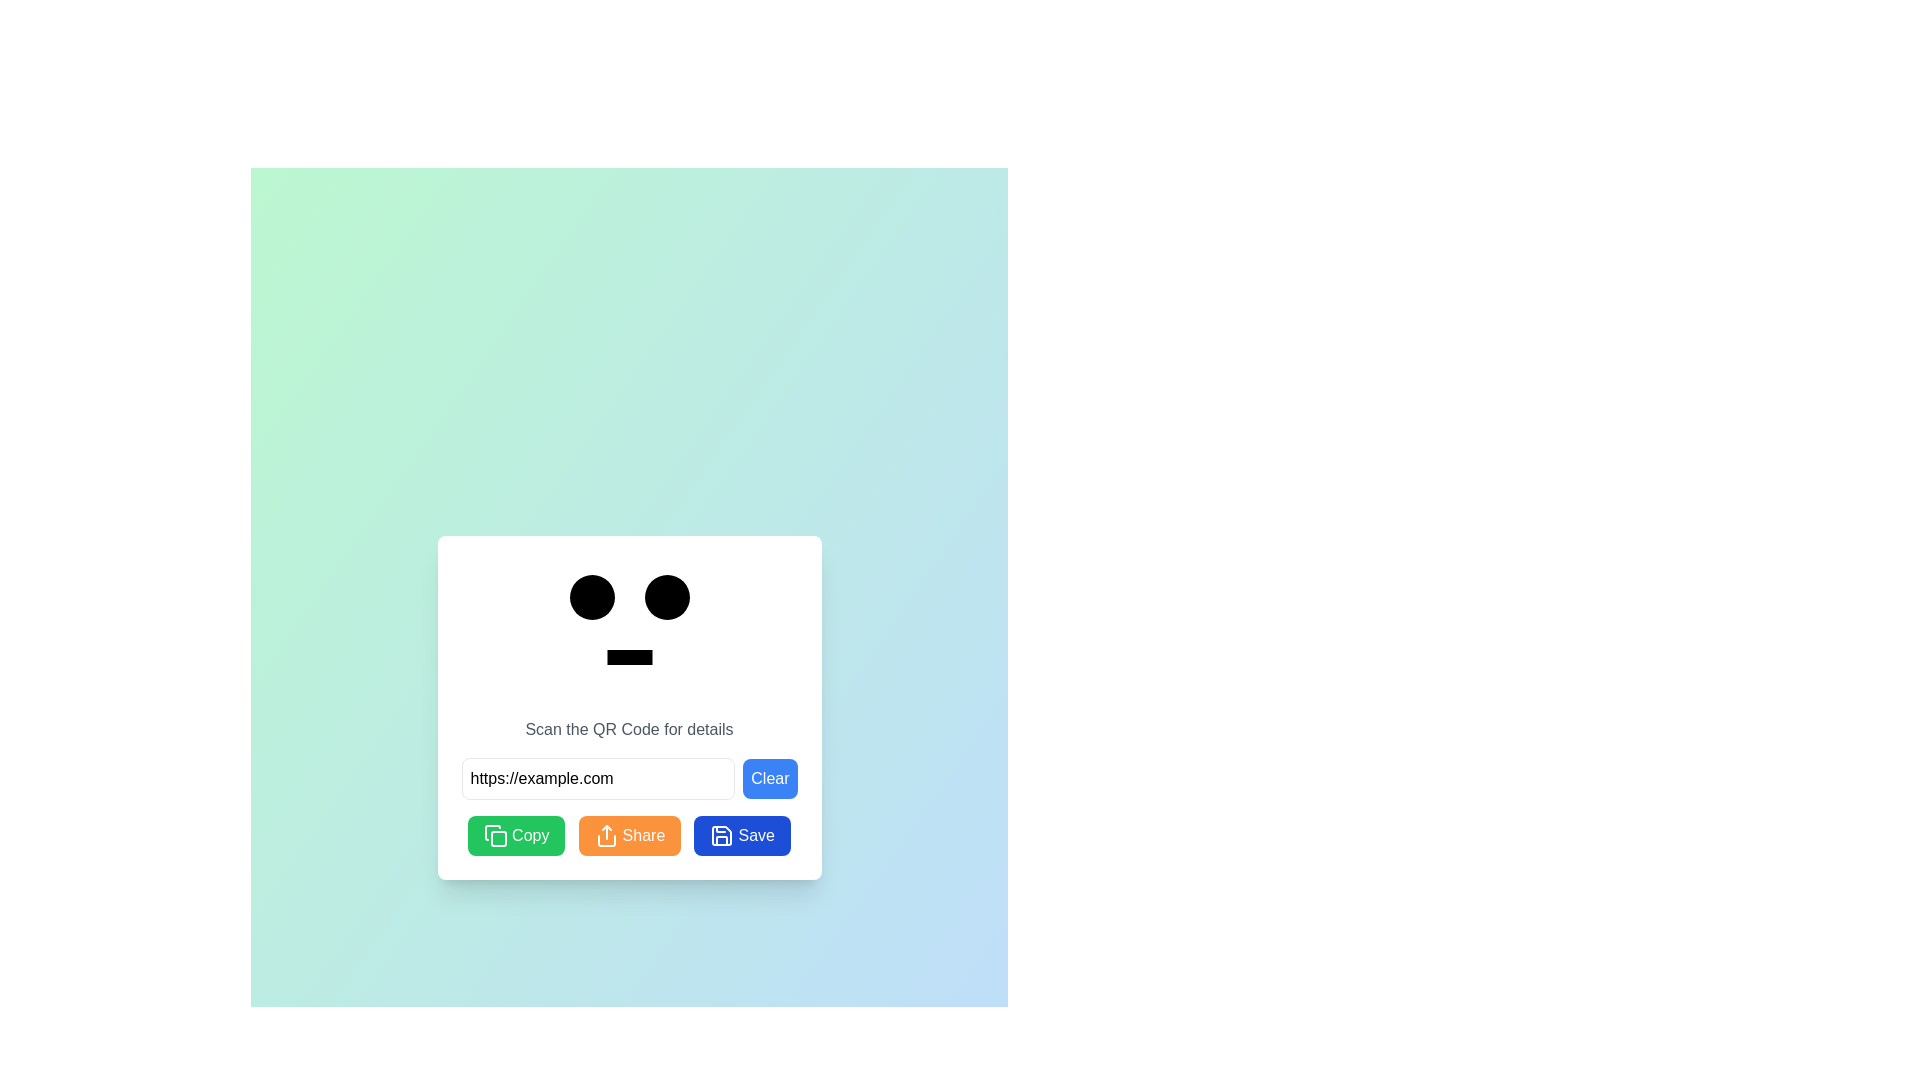  Describe the element at coordinates (496, 836) in the screenshot. I see `the copy icon located to the left of the text 'Copy' within the 'Copy' button in the bottom-left section of the interface` at that location.